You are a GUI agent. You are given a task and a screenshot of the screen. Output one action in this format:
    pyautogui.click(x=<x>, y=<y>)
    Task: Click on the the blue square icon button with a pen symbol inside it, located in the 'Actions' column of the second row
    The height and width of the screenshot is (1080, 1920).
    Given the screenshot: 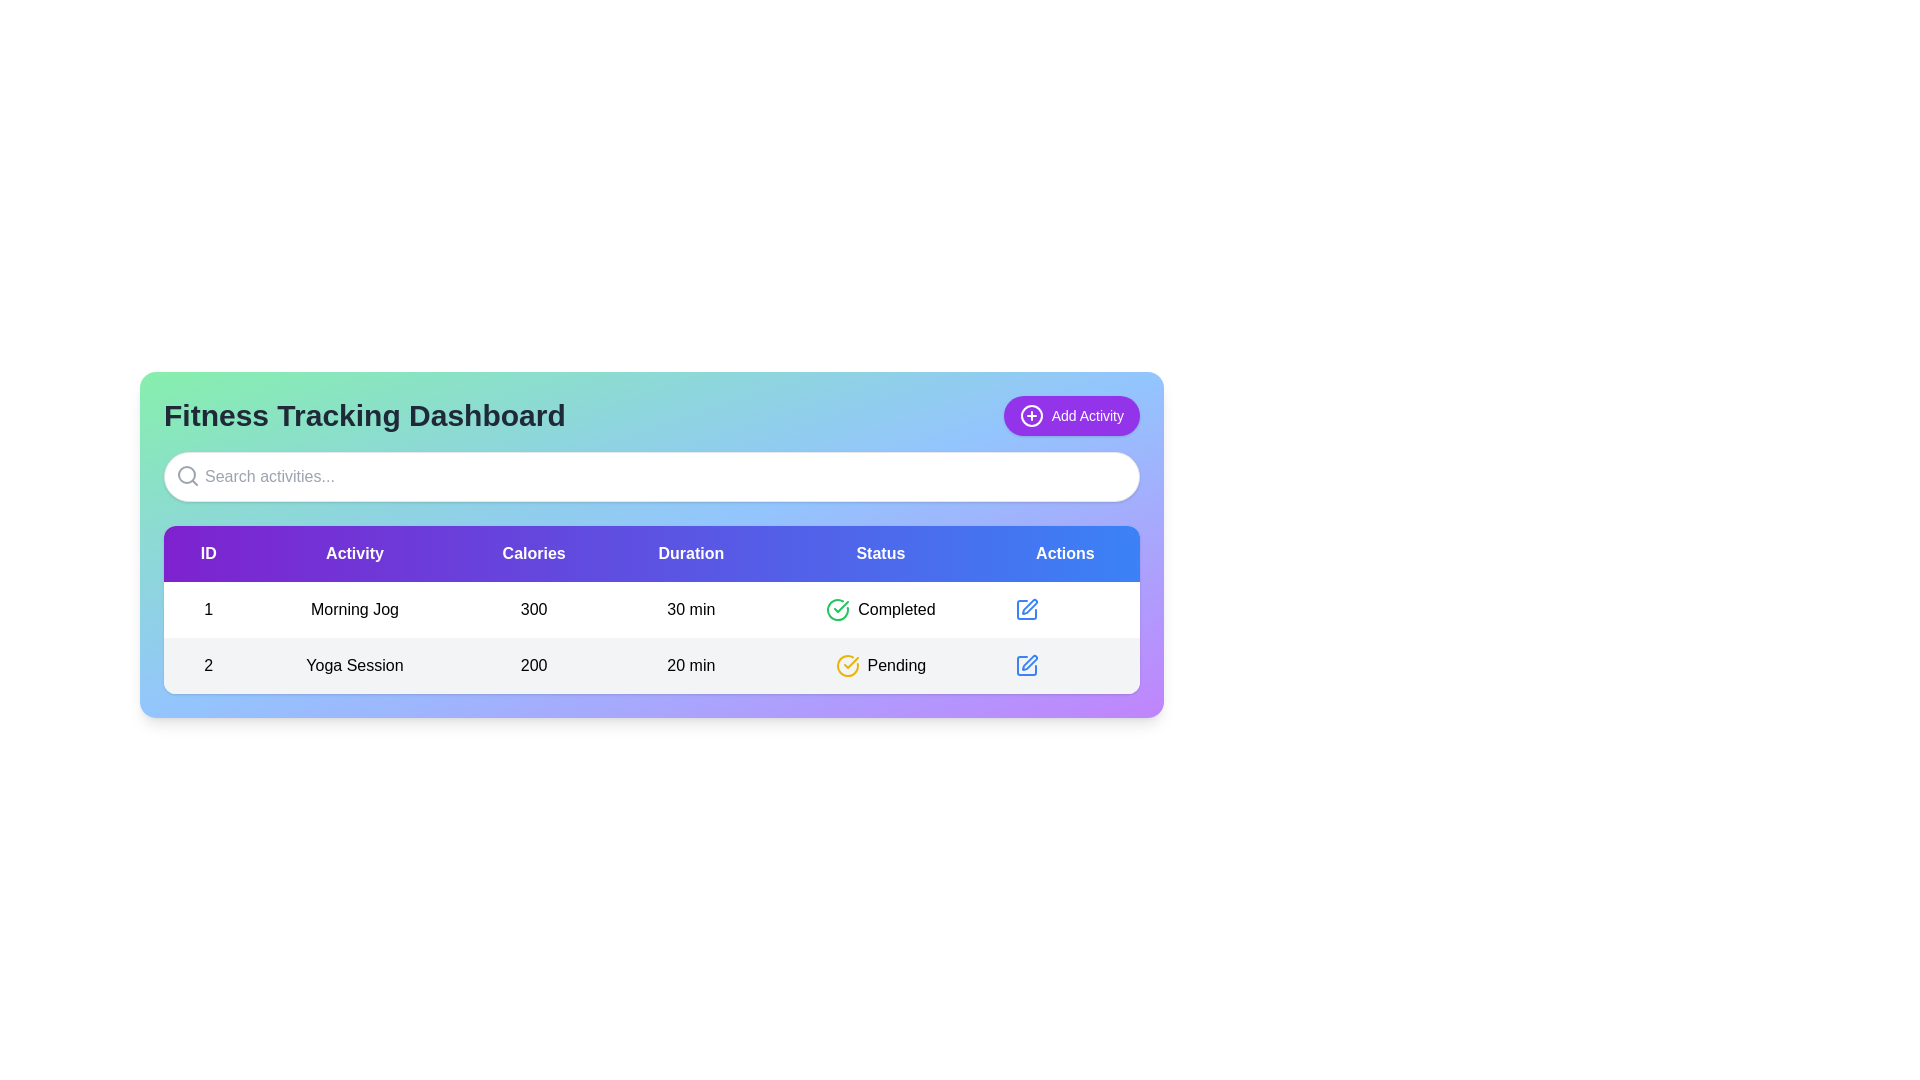 What is the action you would take?
    pyautogui.click(x=1026, y=666)
    